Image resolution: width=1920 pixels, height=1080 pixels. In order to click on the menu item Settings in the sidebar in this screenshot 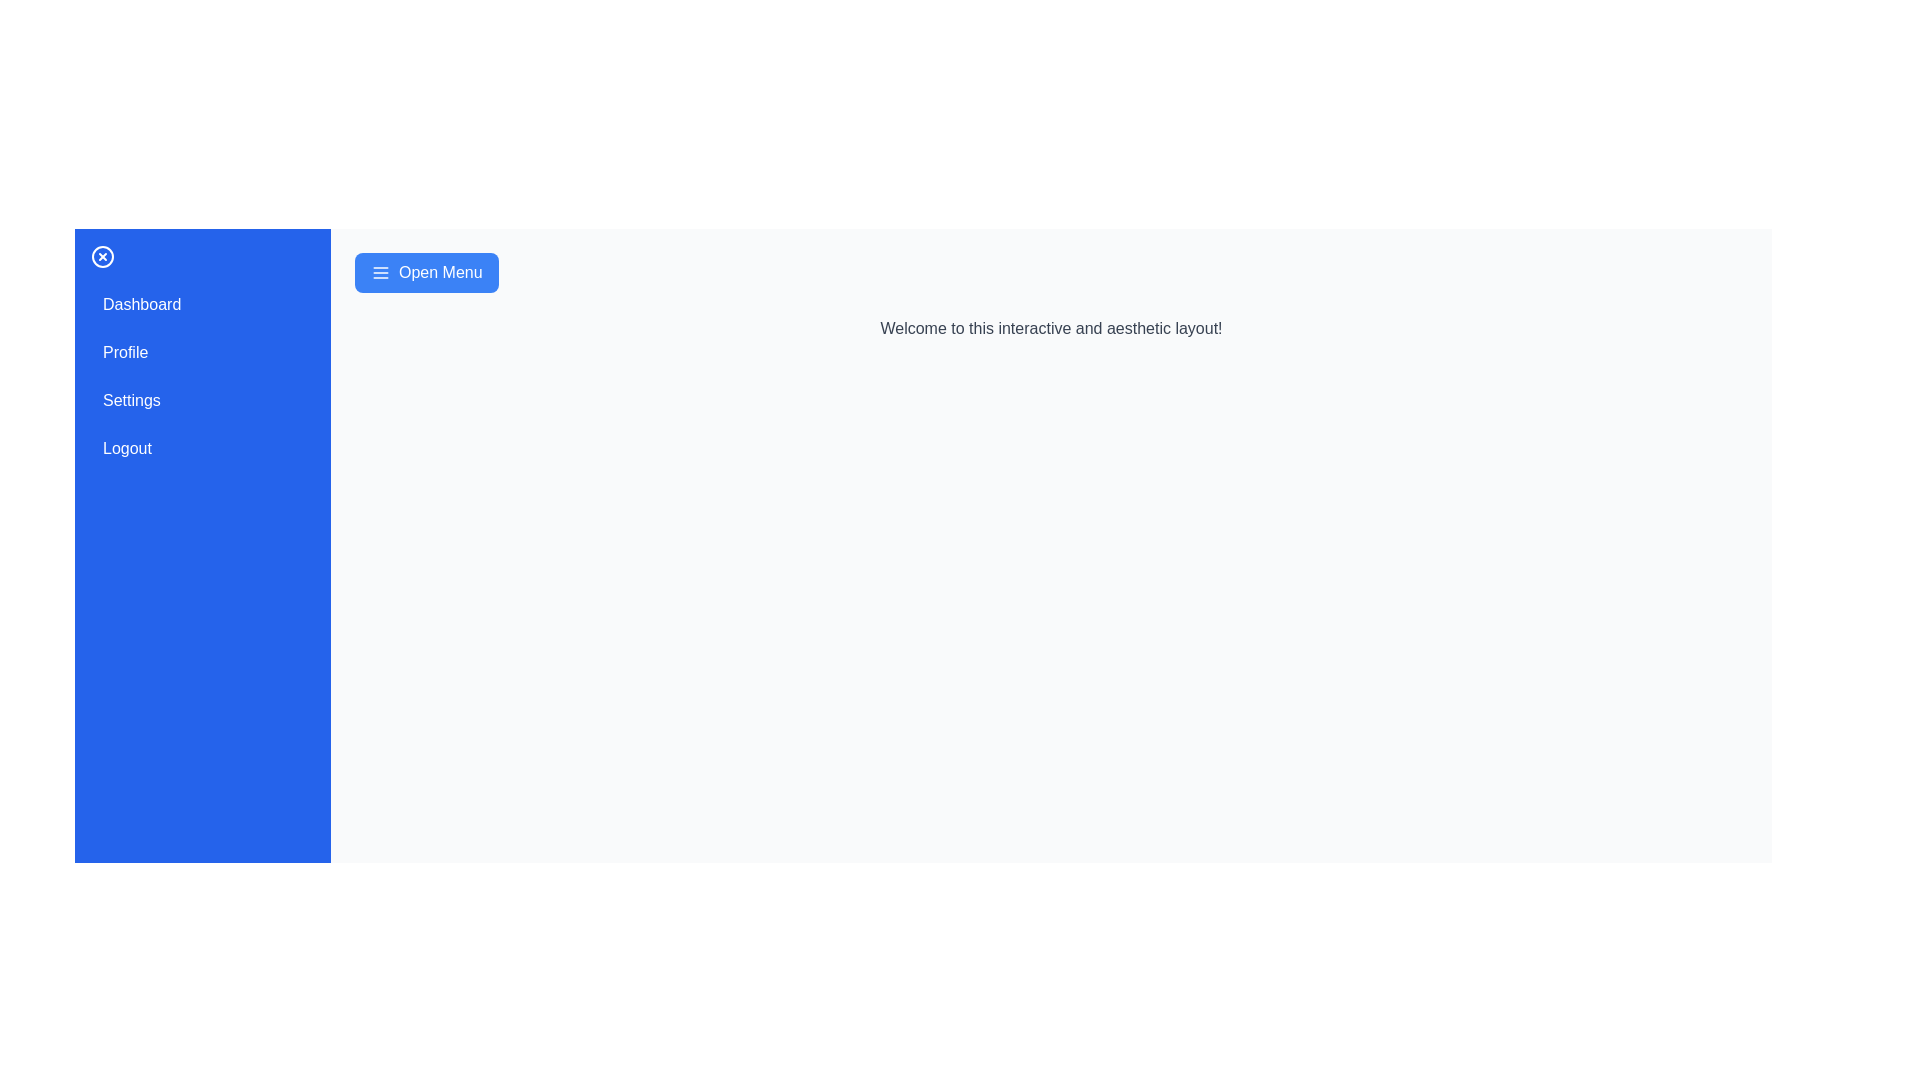, I will do `click(202, 401)`.